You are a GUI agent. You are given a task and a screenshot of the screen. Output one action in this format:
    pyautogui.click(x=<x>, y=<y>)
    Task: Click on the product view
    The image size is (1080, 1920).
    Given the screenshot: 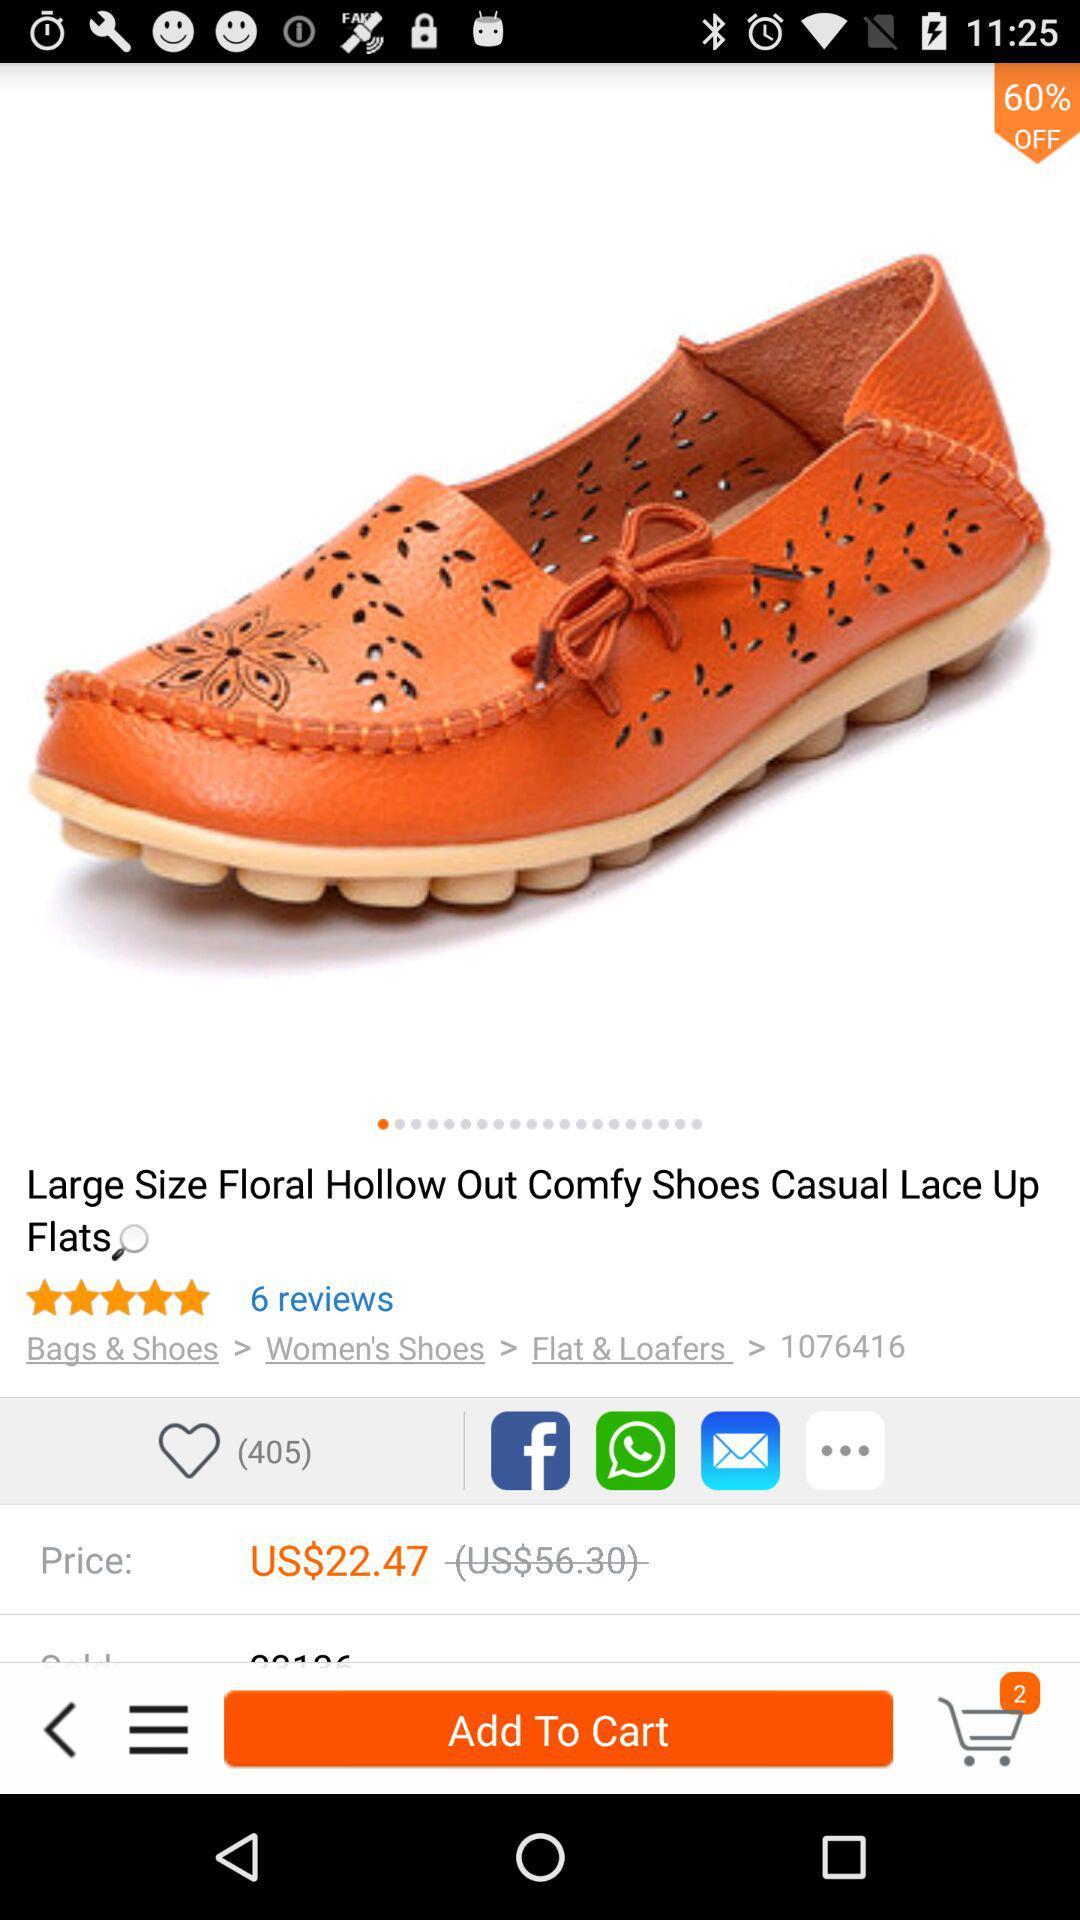 What is the action you would take?
    pyautogui.click(x=431, y=1124)
    